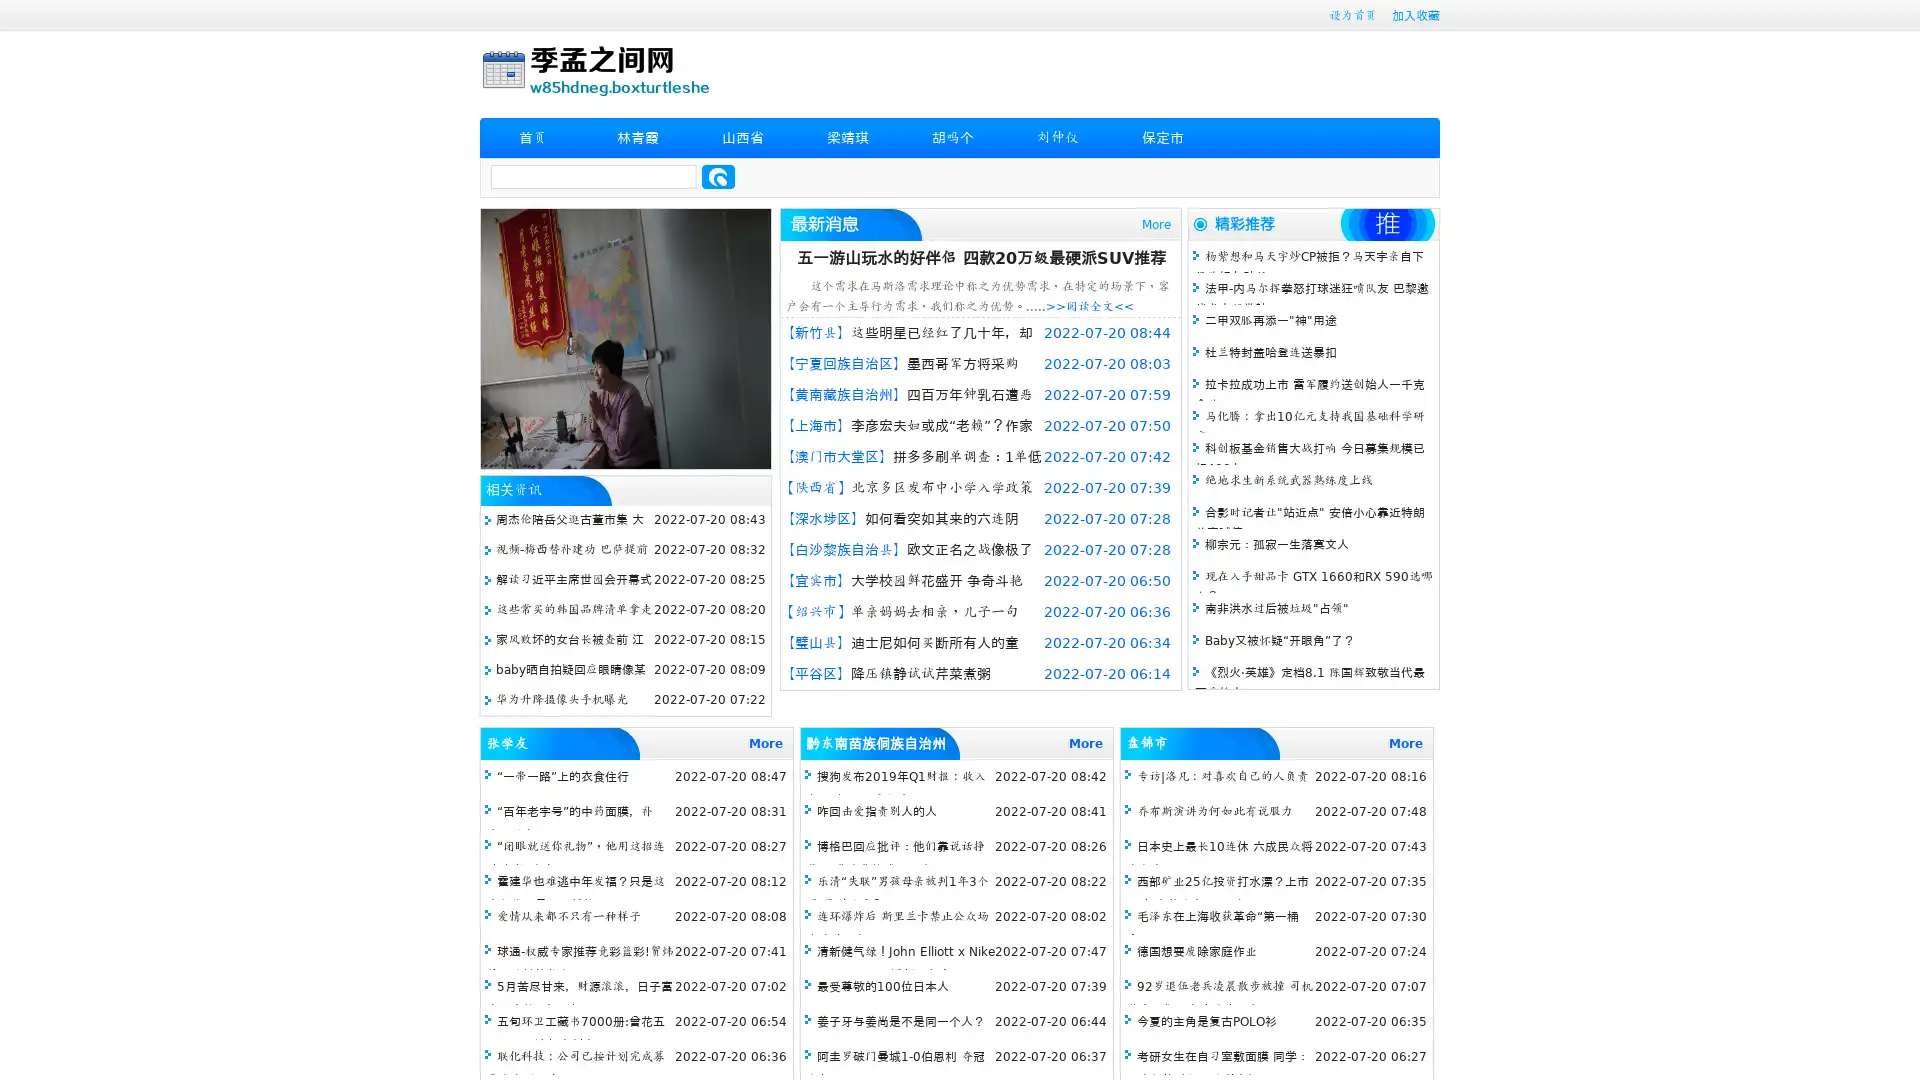 Image resolution: width=1920 pixels, height=1080 pixels. What do you see at coordinates (718, 176) in the screenshot?
I see `Search` at bounding box center [718, 176].